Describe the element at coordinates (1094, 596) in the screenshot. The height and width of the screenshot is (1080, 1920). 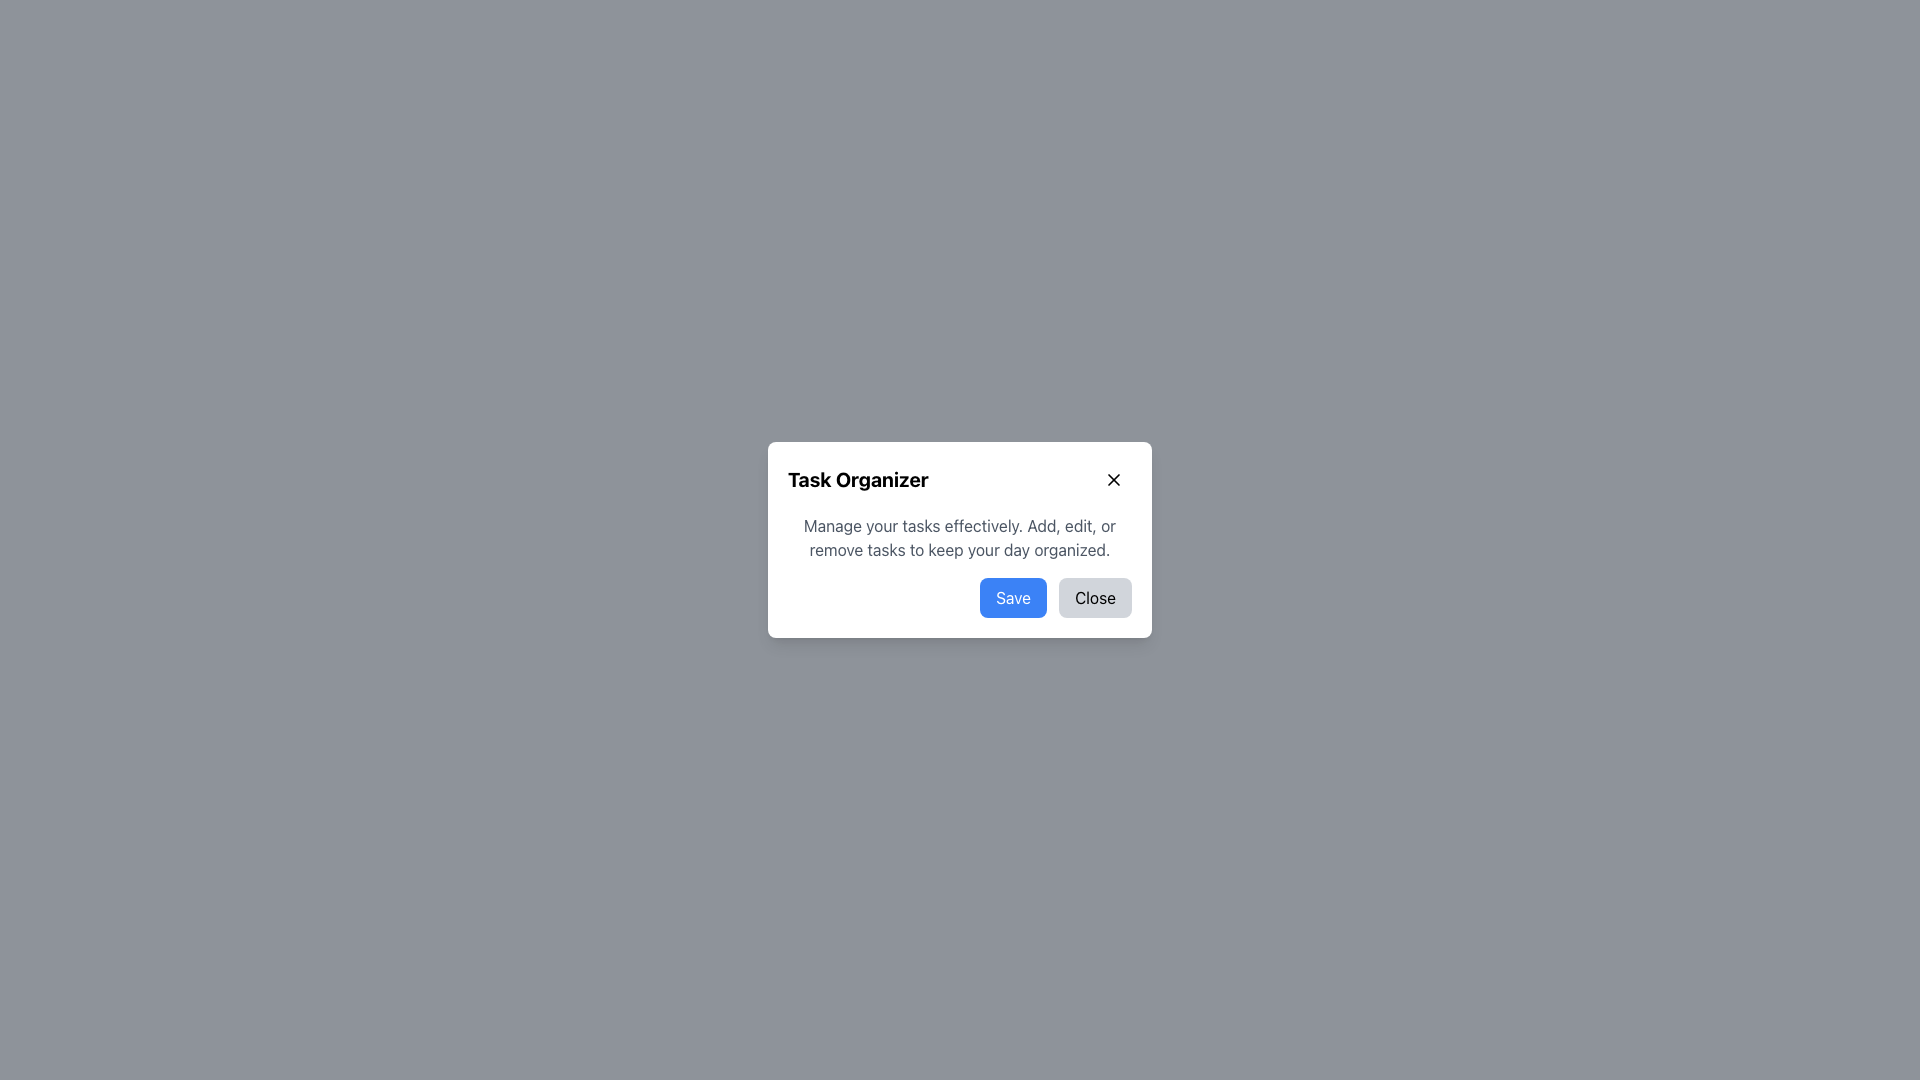
I see `the close button located on the right side of the modal dialog to trigger a color change` at that location.